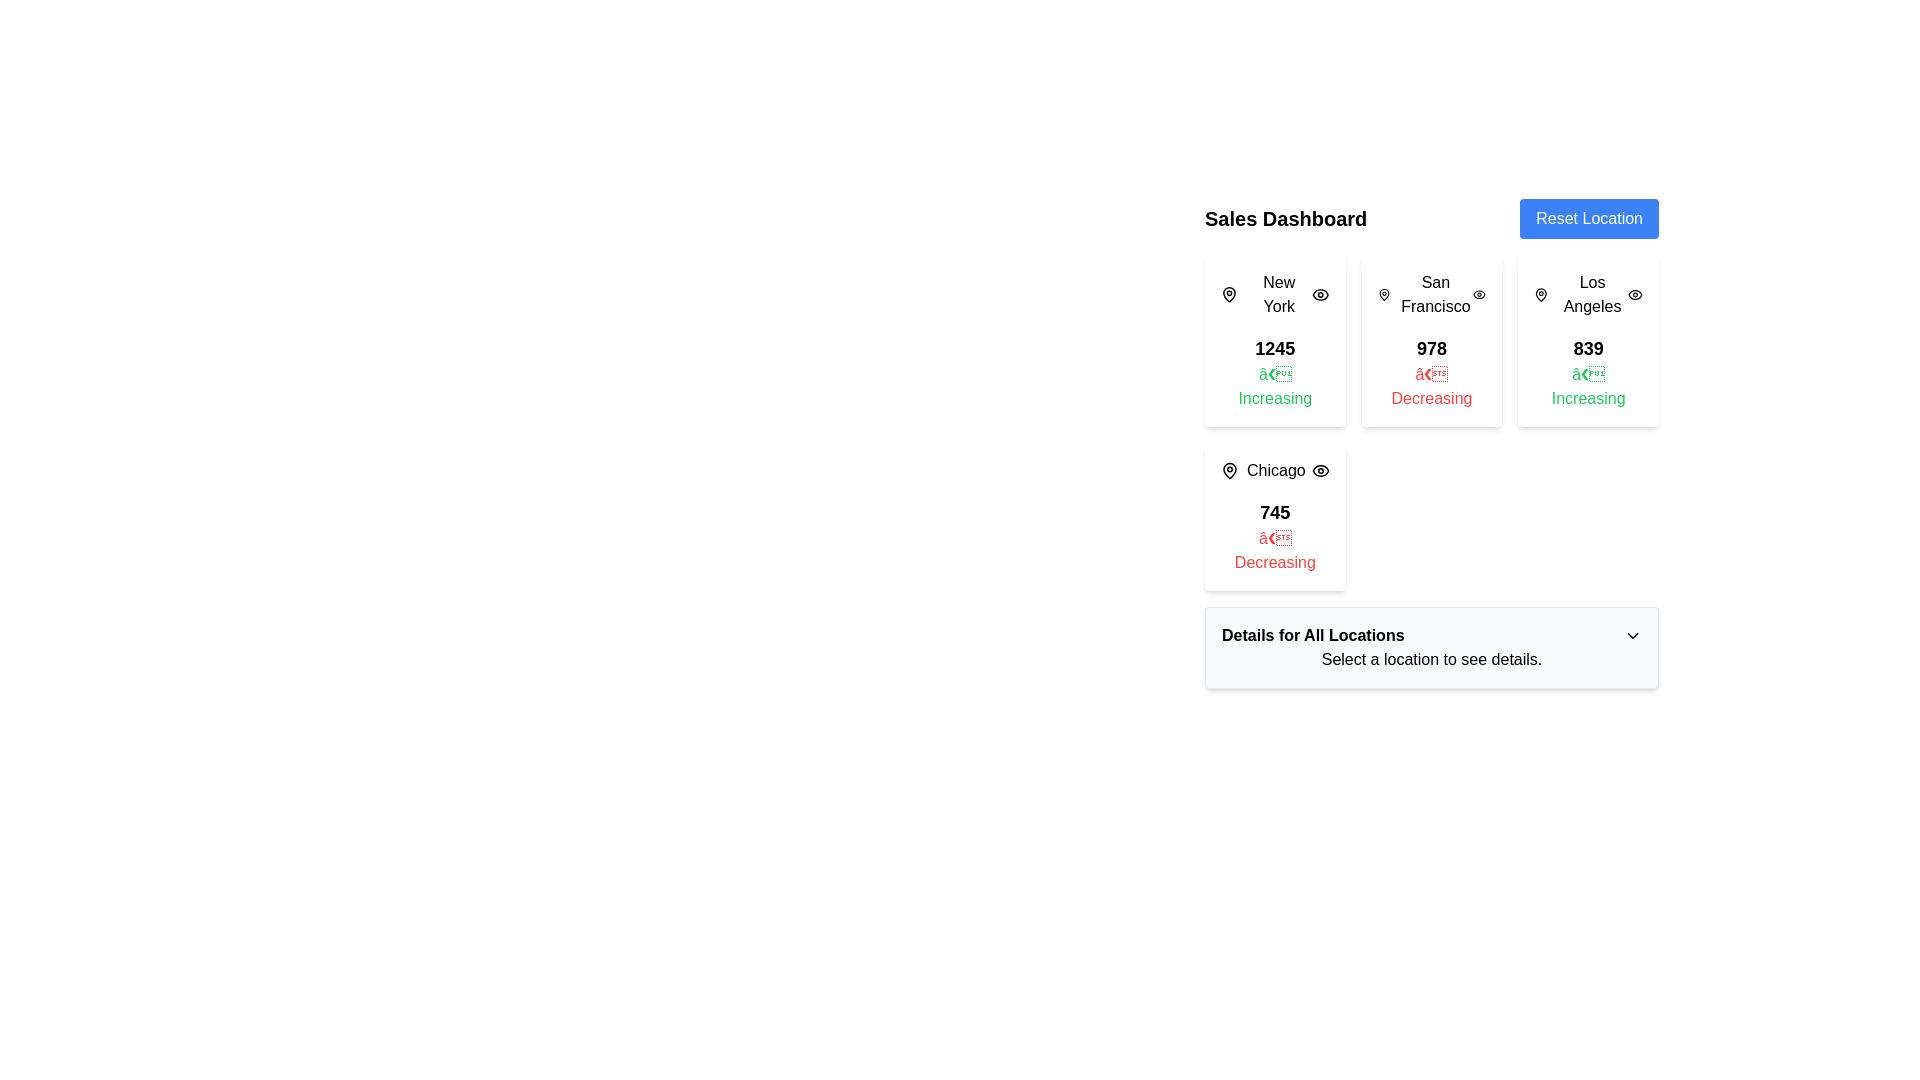 The image size is (1920, 1080). Describe the element at coordinates (1274, 386) in the screenshot. I see `text of the Label Text displaying '↑ Increasing' in green color, located below the numeric value '1245' in the New York card` at that location.